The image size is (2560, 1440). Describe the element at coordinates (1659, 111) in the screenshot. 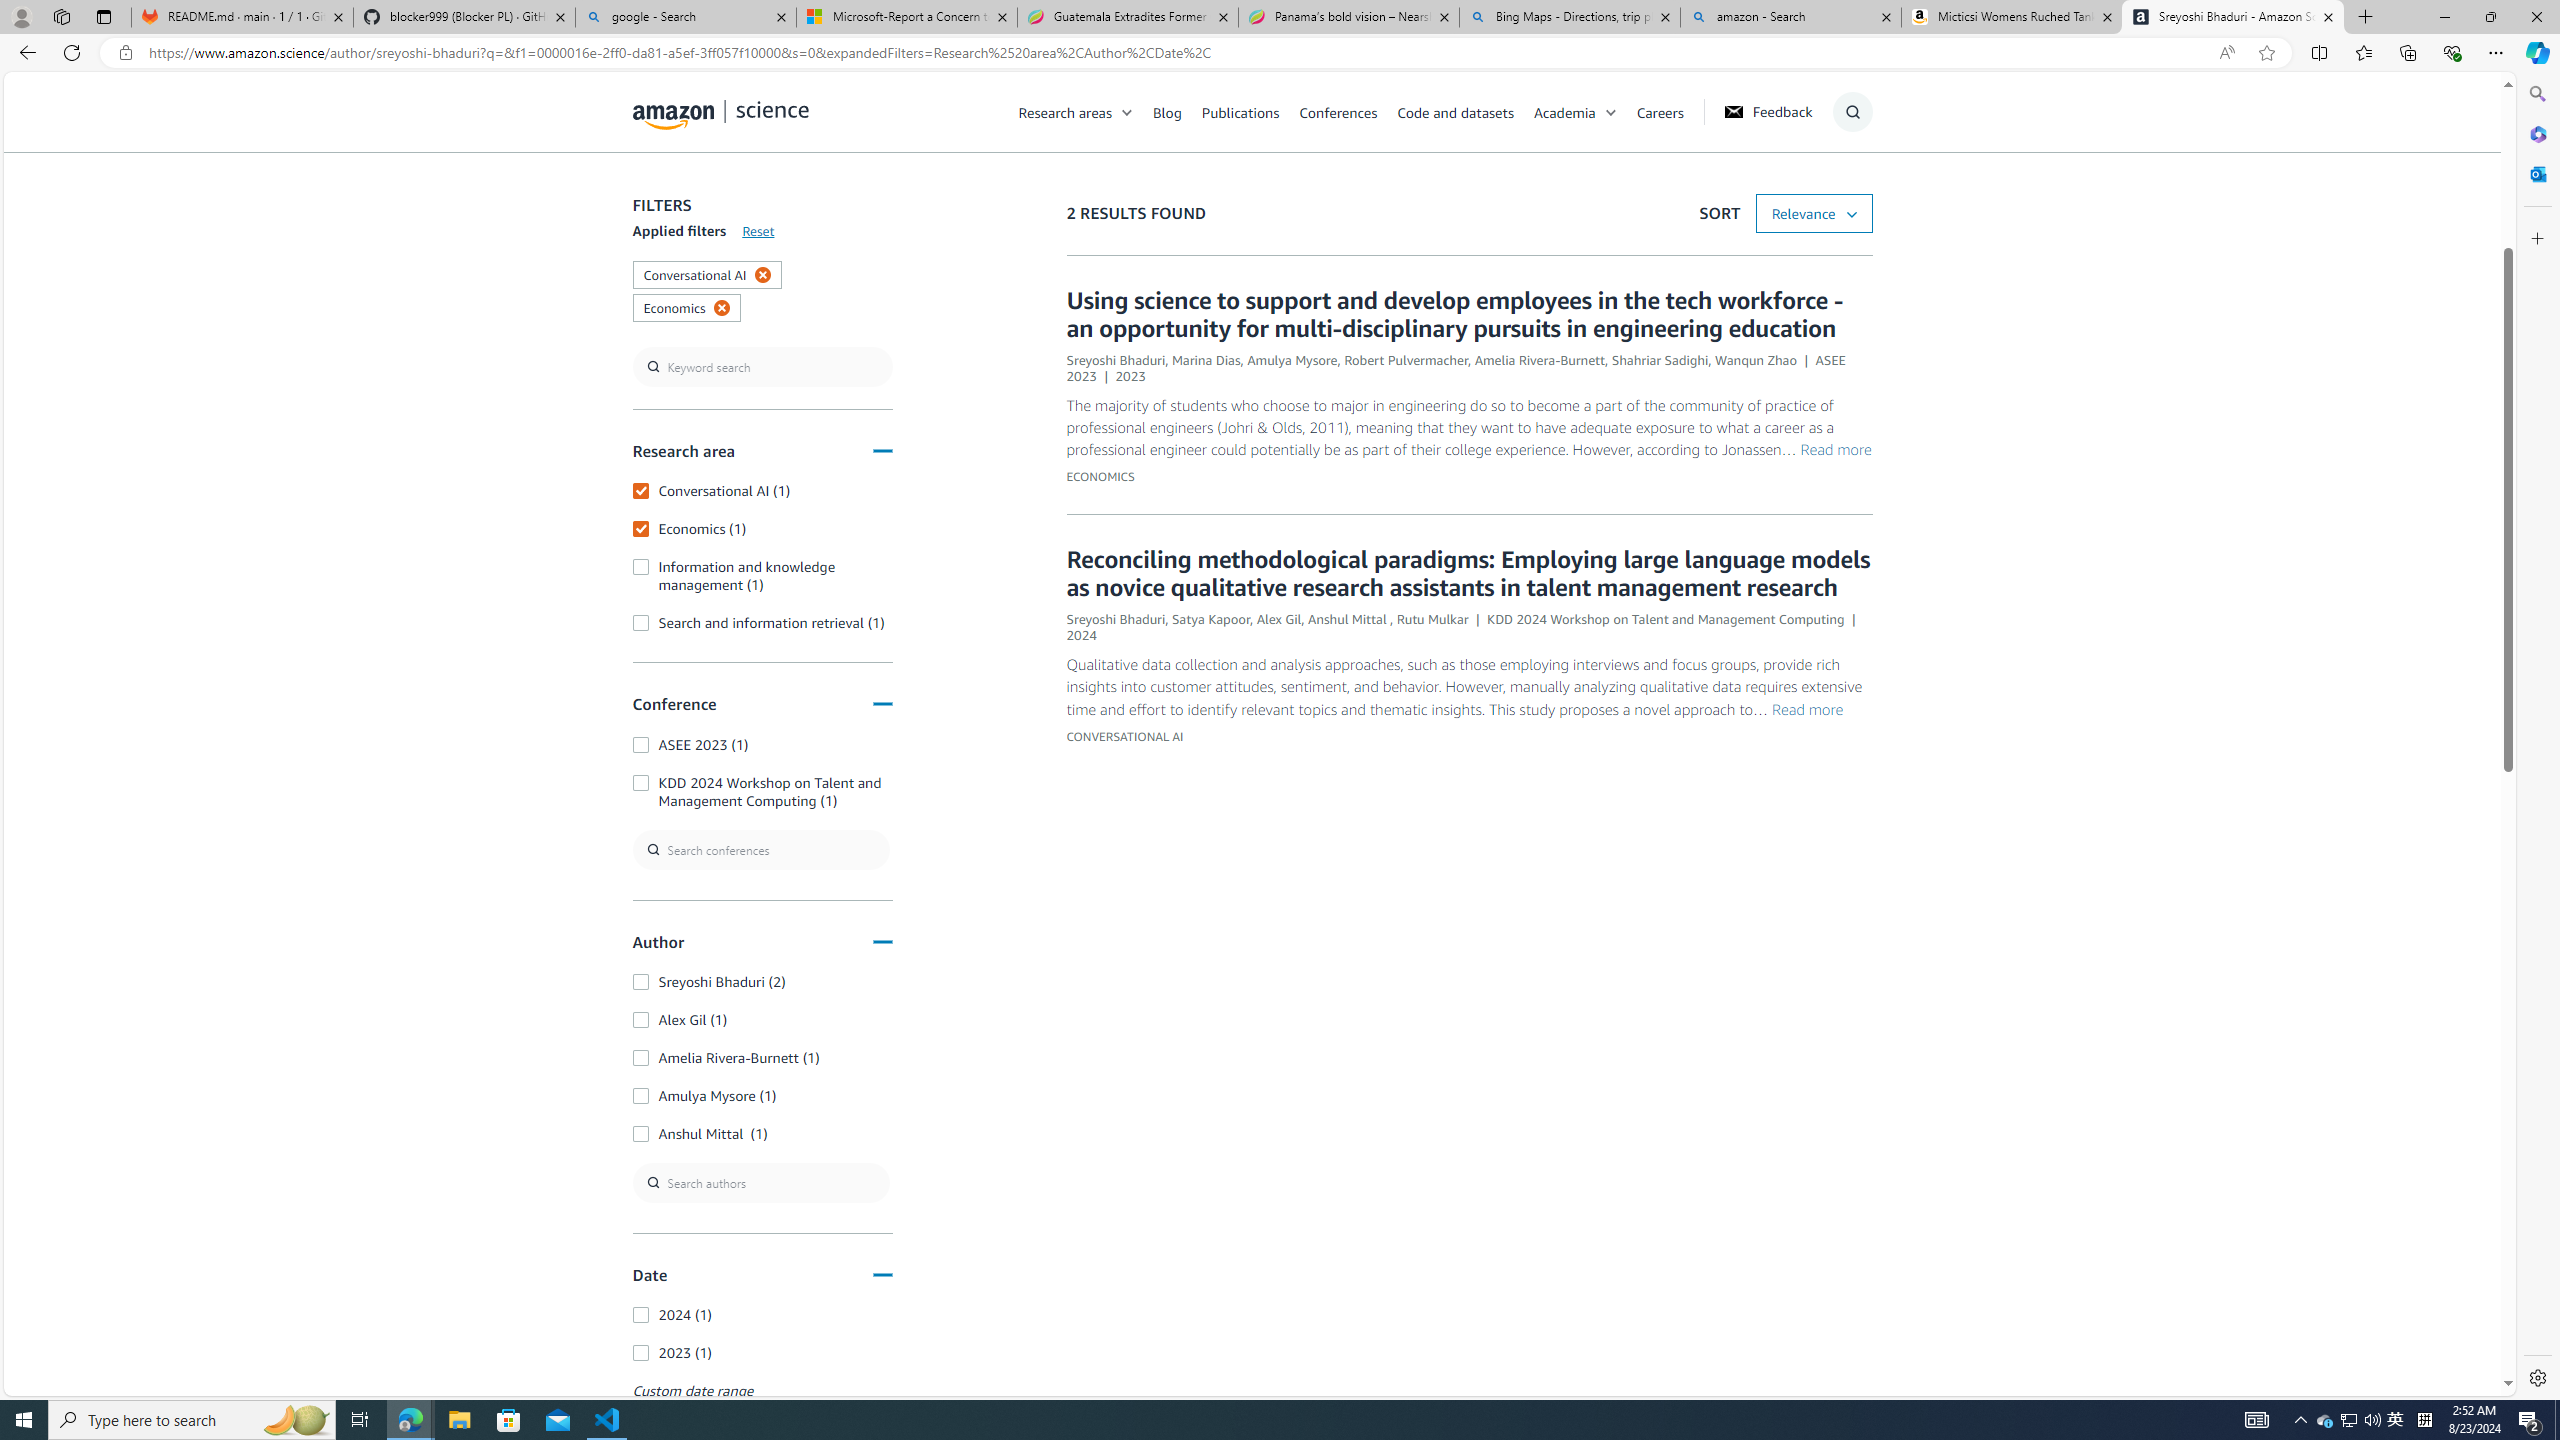

I see `'Careers'` at that location.